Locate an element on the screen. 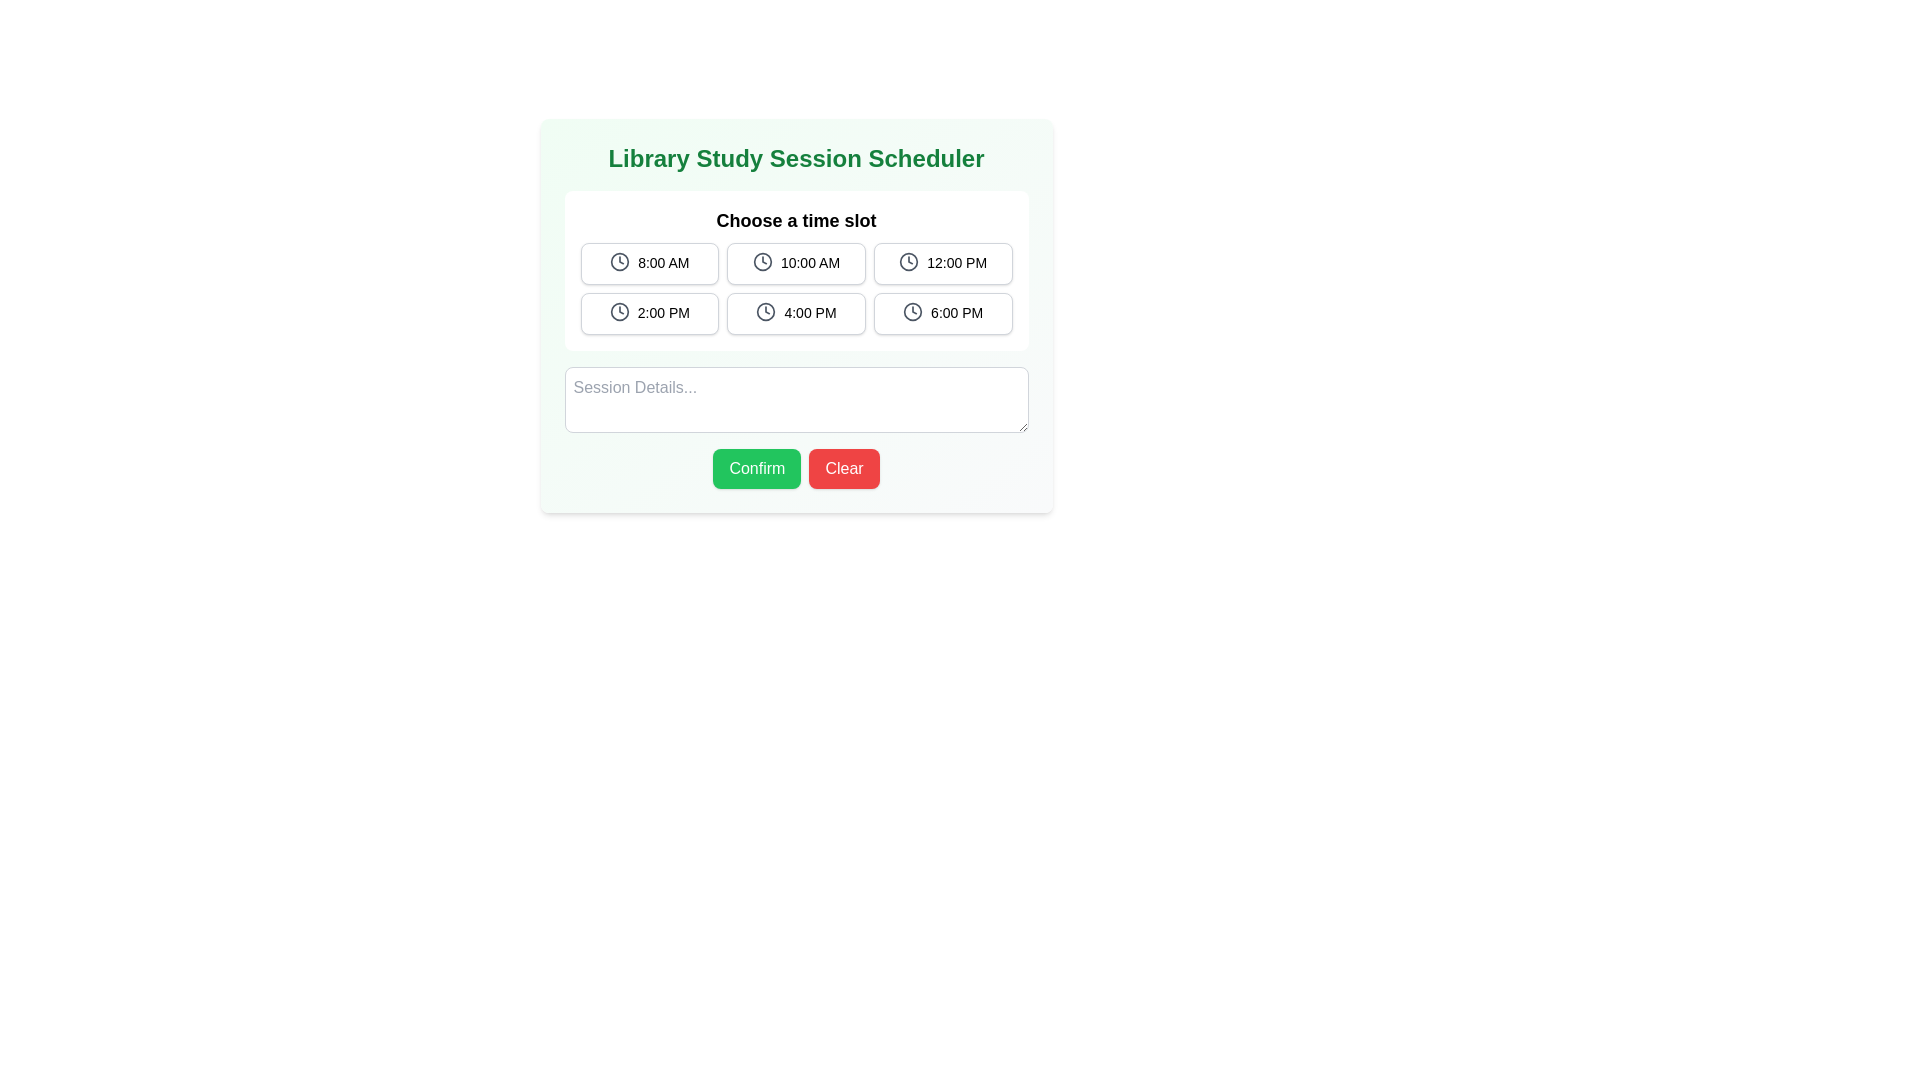 The image size is (1920, 1080). the time slot selector button labeled '12:00 PM', which is styled as a white rounded rectangle with a shadow and includes a clock icon on the left is located at coordinates (942, 262).